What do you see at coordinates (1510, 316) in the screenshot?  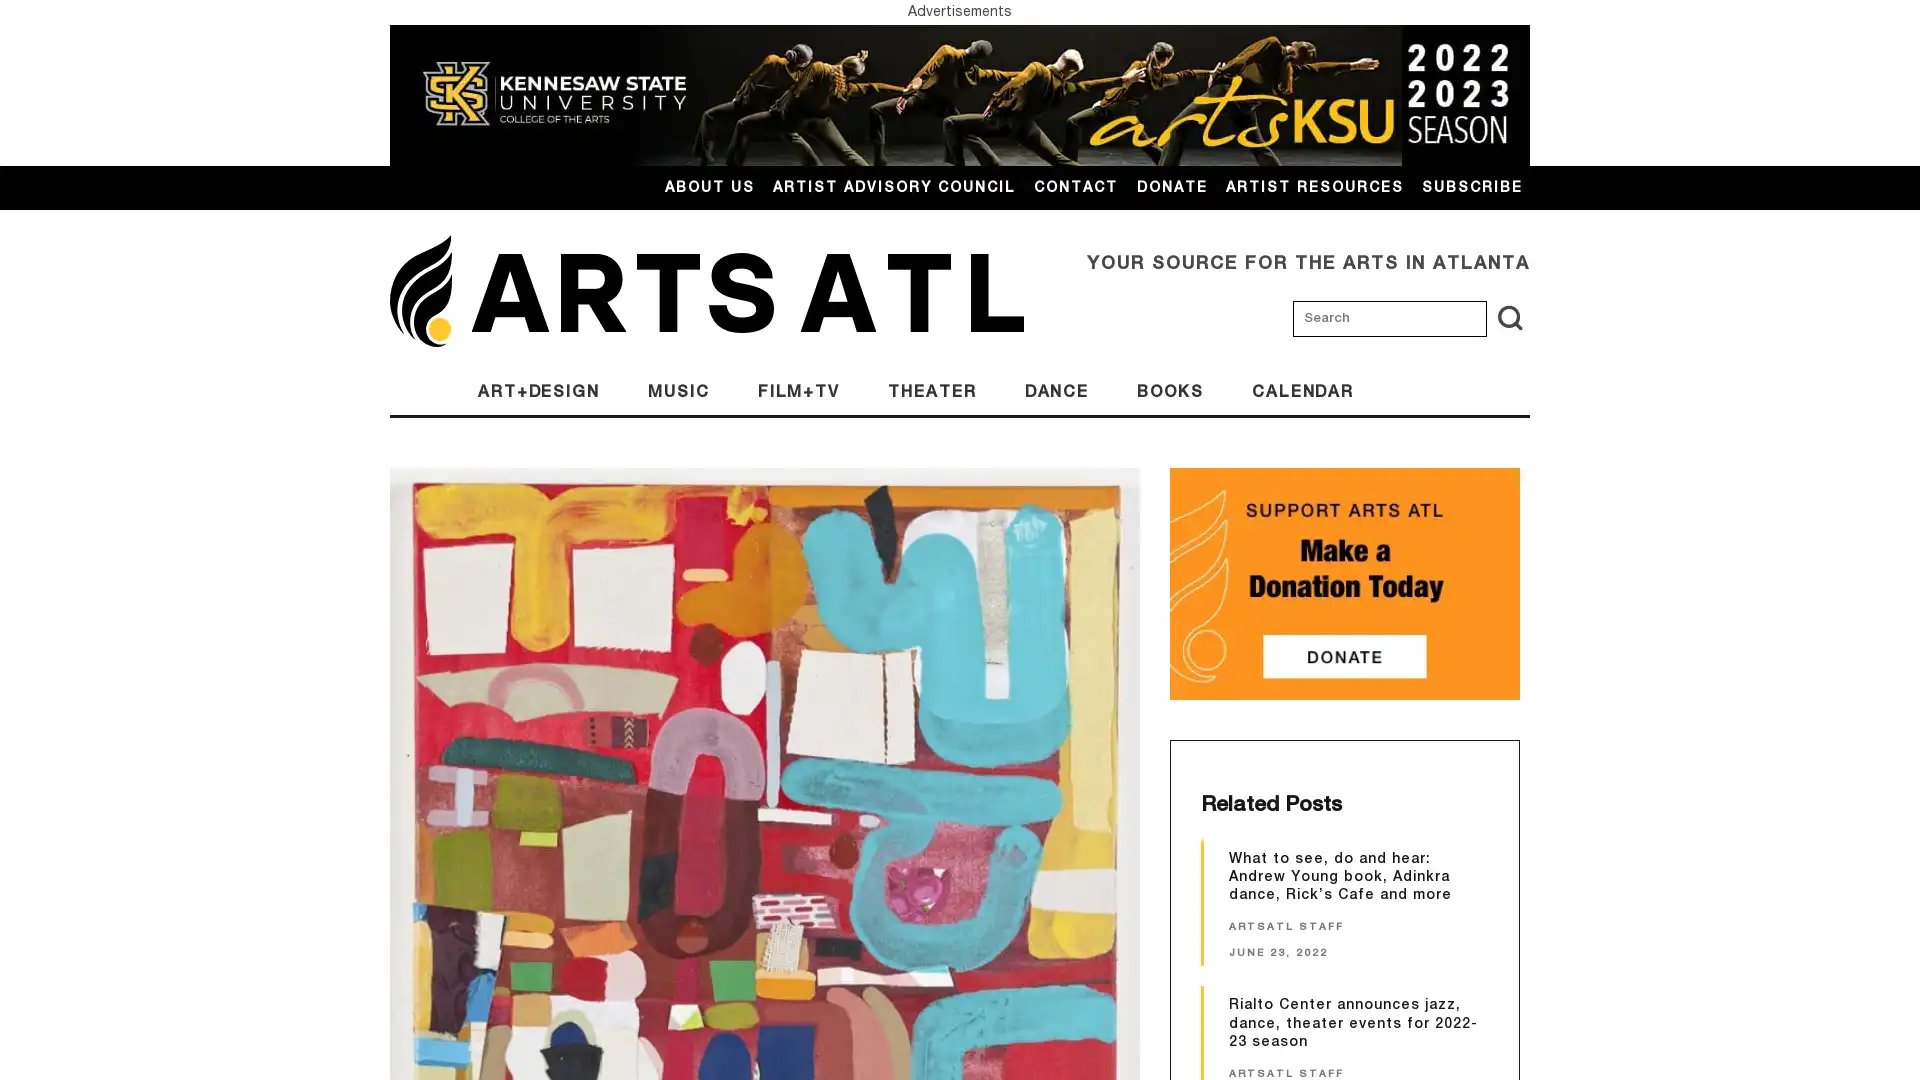 I see `search` at bounding box center [1510, 316].